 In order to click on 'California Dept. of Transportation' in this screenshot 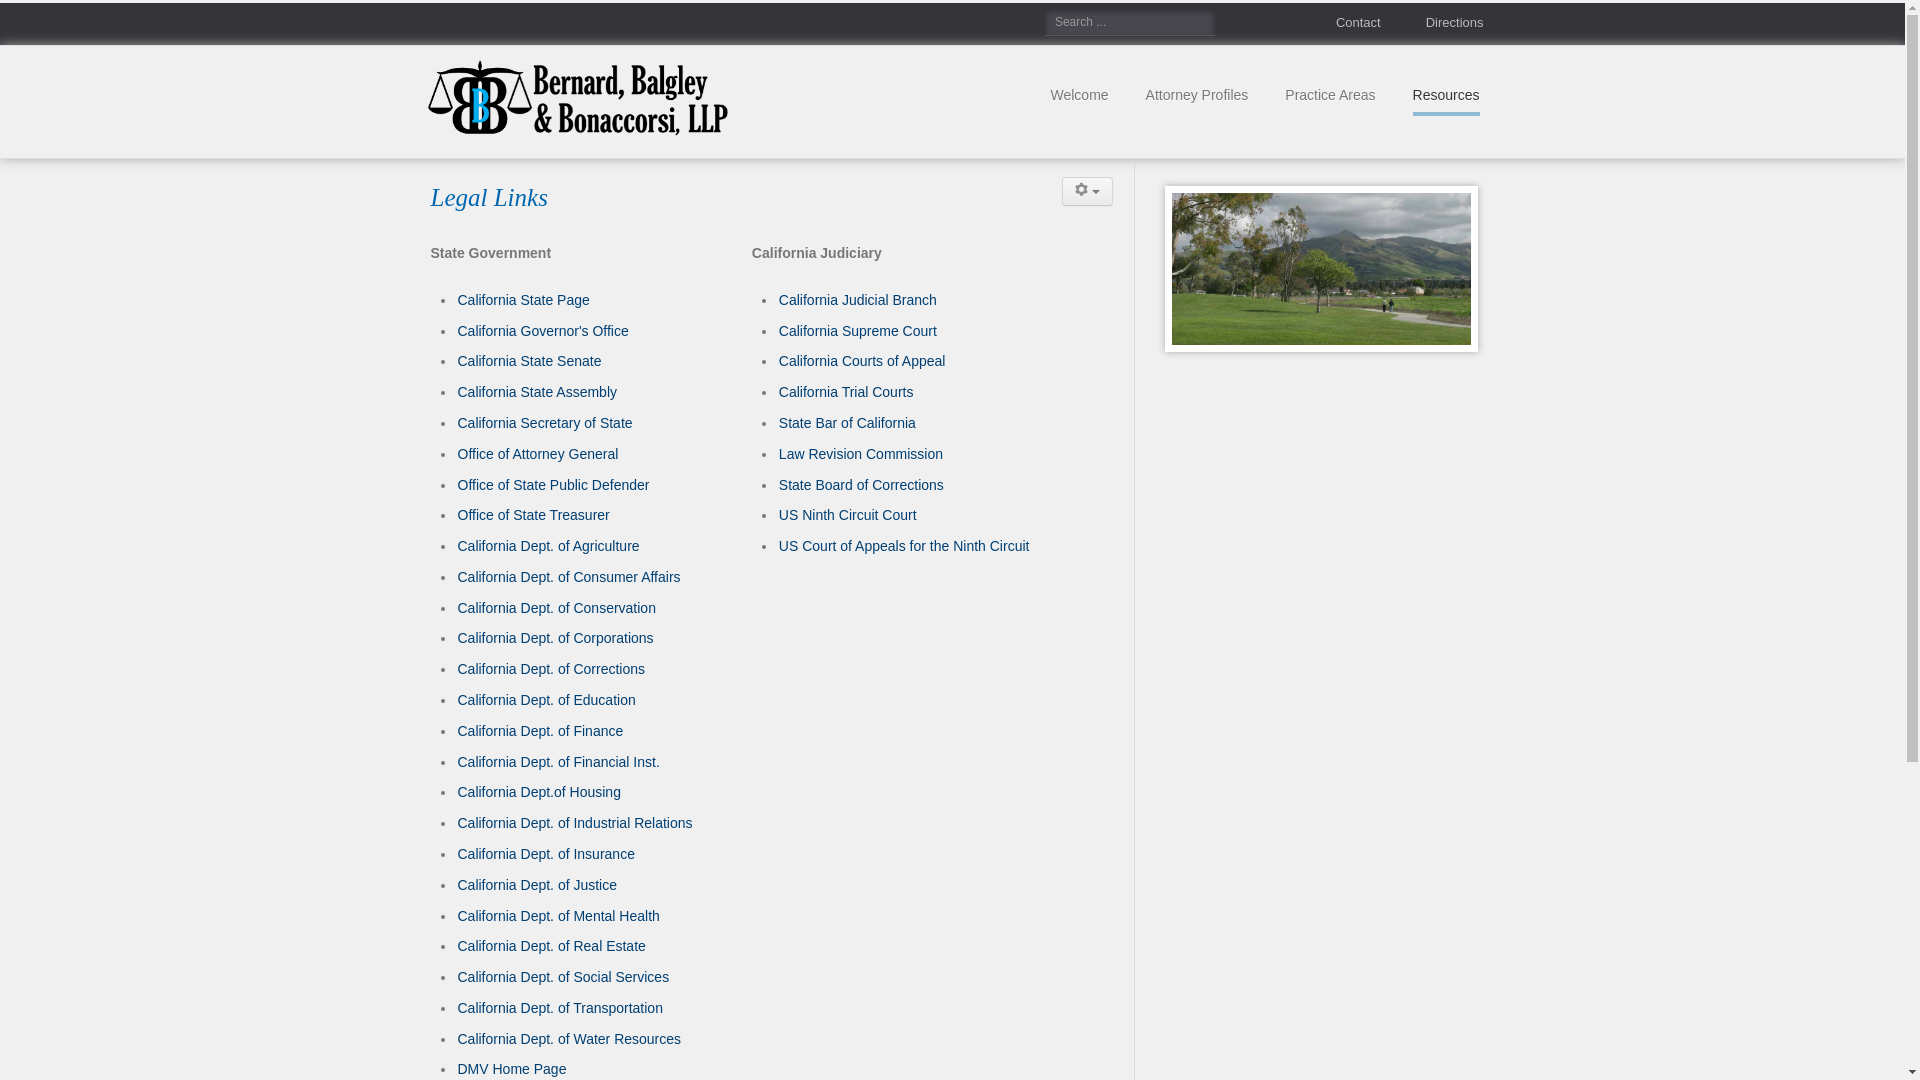, I will do `click(560, 1007)`.